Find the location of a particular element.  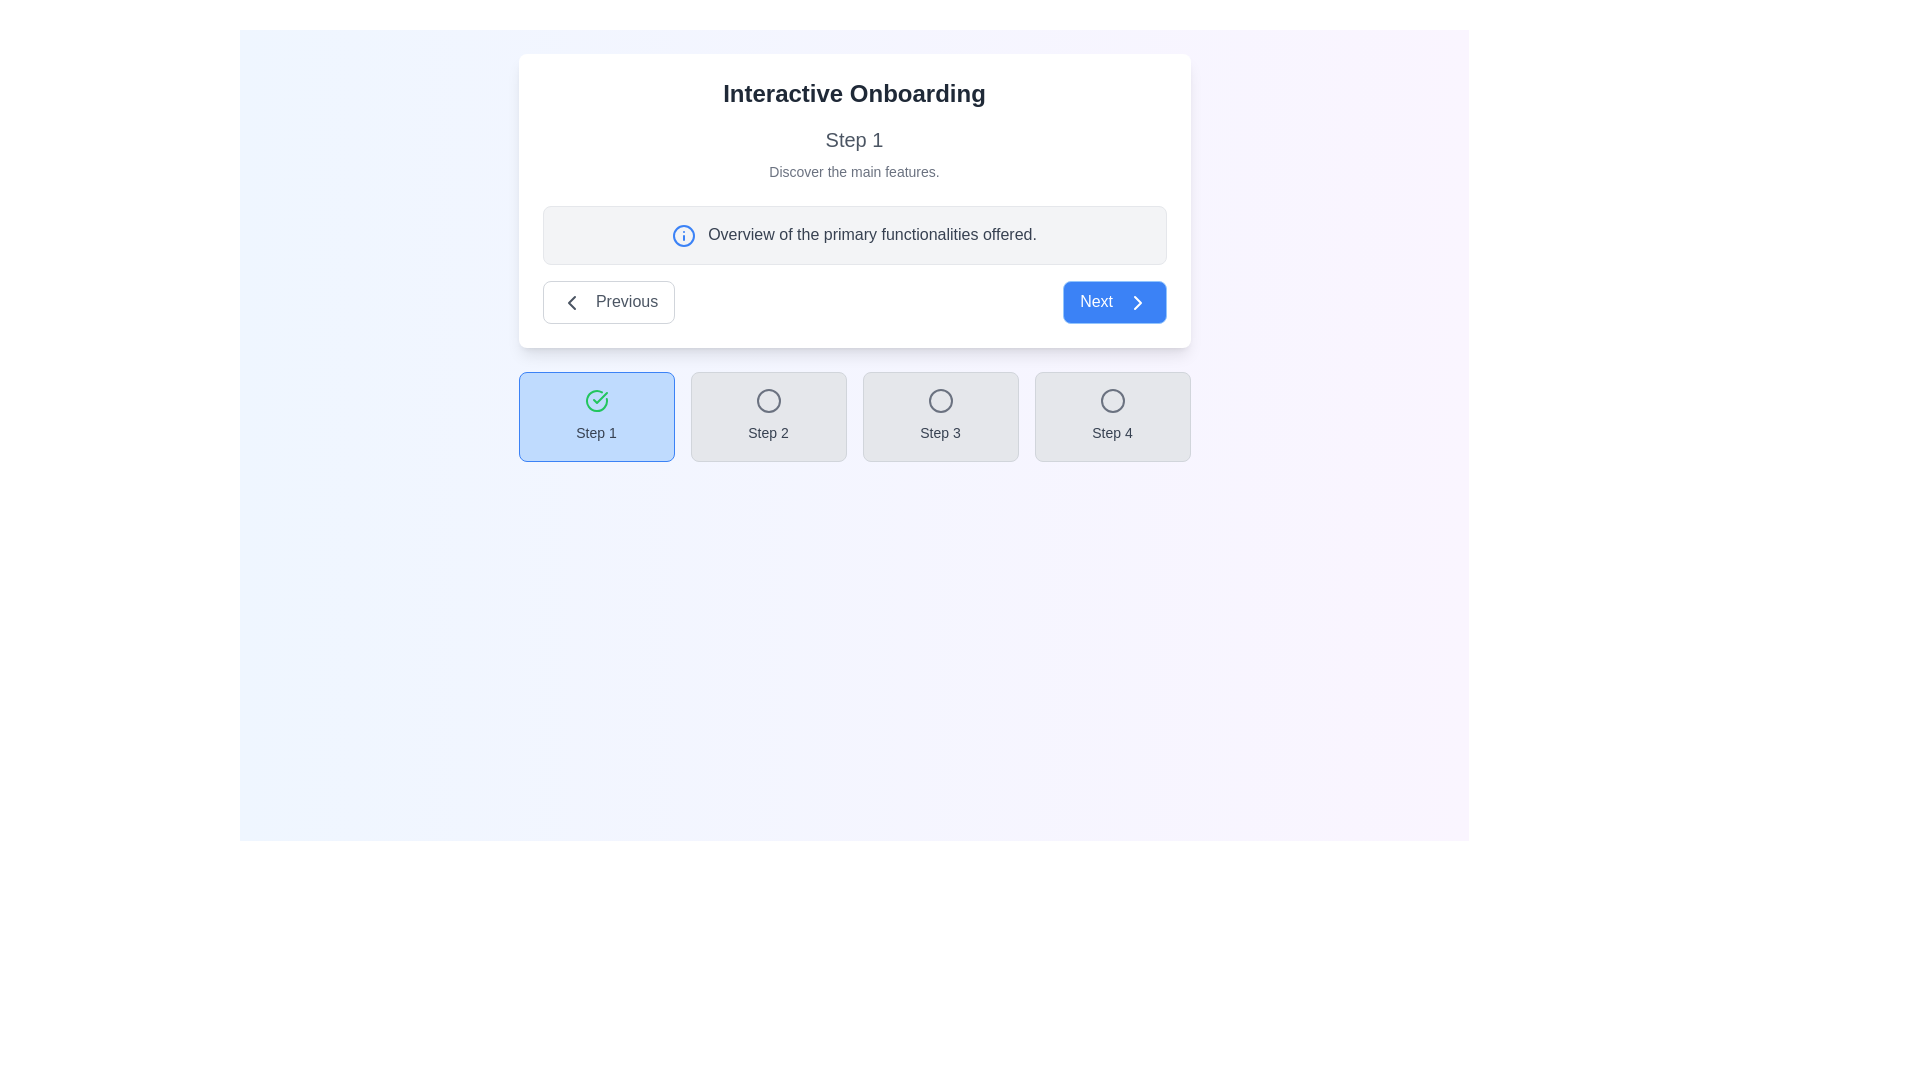

the third step indicator of the onboarding process is located at coordinates (939, 415).